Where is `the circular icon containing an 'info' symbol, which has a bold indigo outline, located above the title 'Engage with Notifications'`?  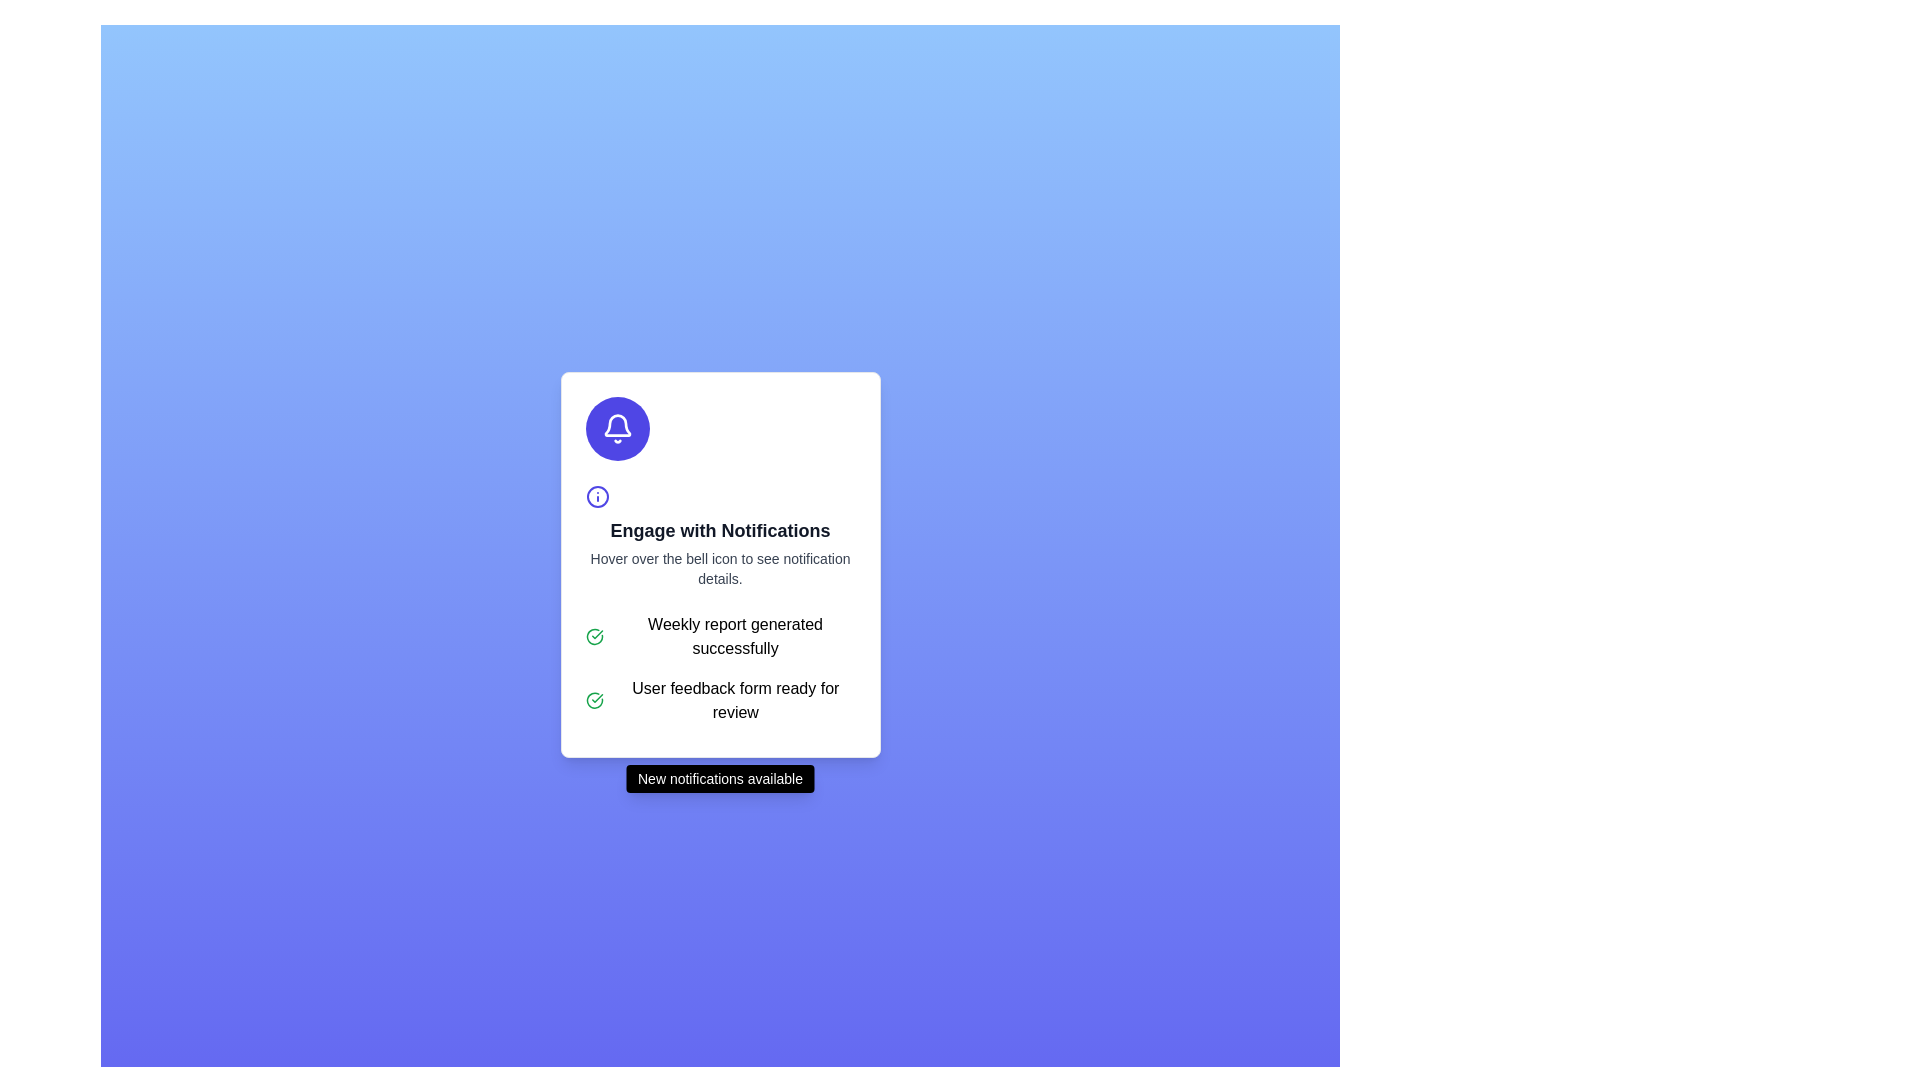 the circular icon containing an 'info' symbol, which has a bold indigo outline, located above the title 'Engage with Notifications' is located at coordinates (596, 496).